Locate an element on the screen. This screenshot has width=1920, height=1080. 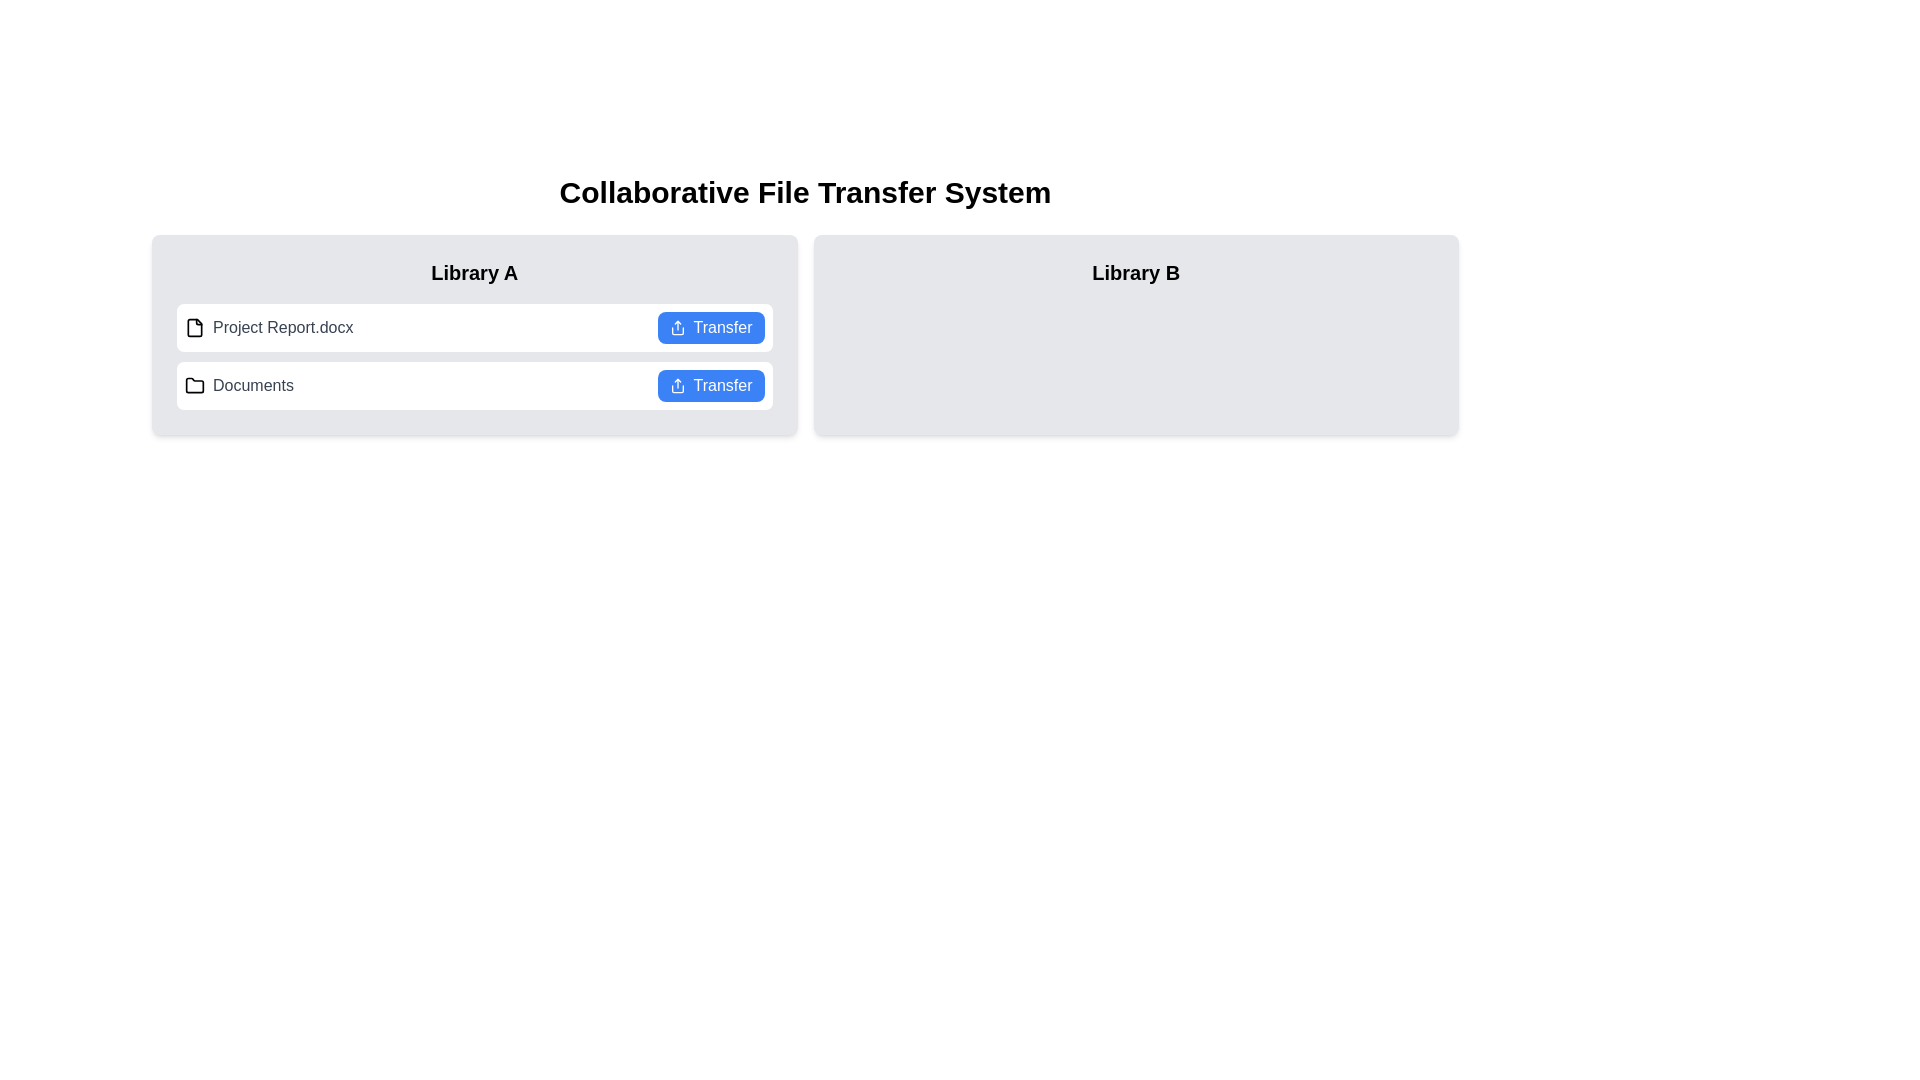
the blue 'Transfer' button with rounded corners, containing white text and an upward arrow icon, located at the far right of the second row in the 'Documents Transfer' group to initiate a transfer operation is located at coordinates (710, 385).